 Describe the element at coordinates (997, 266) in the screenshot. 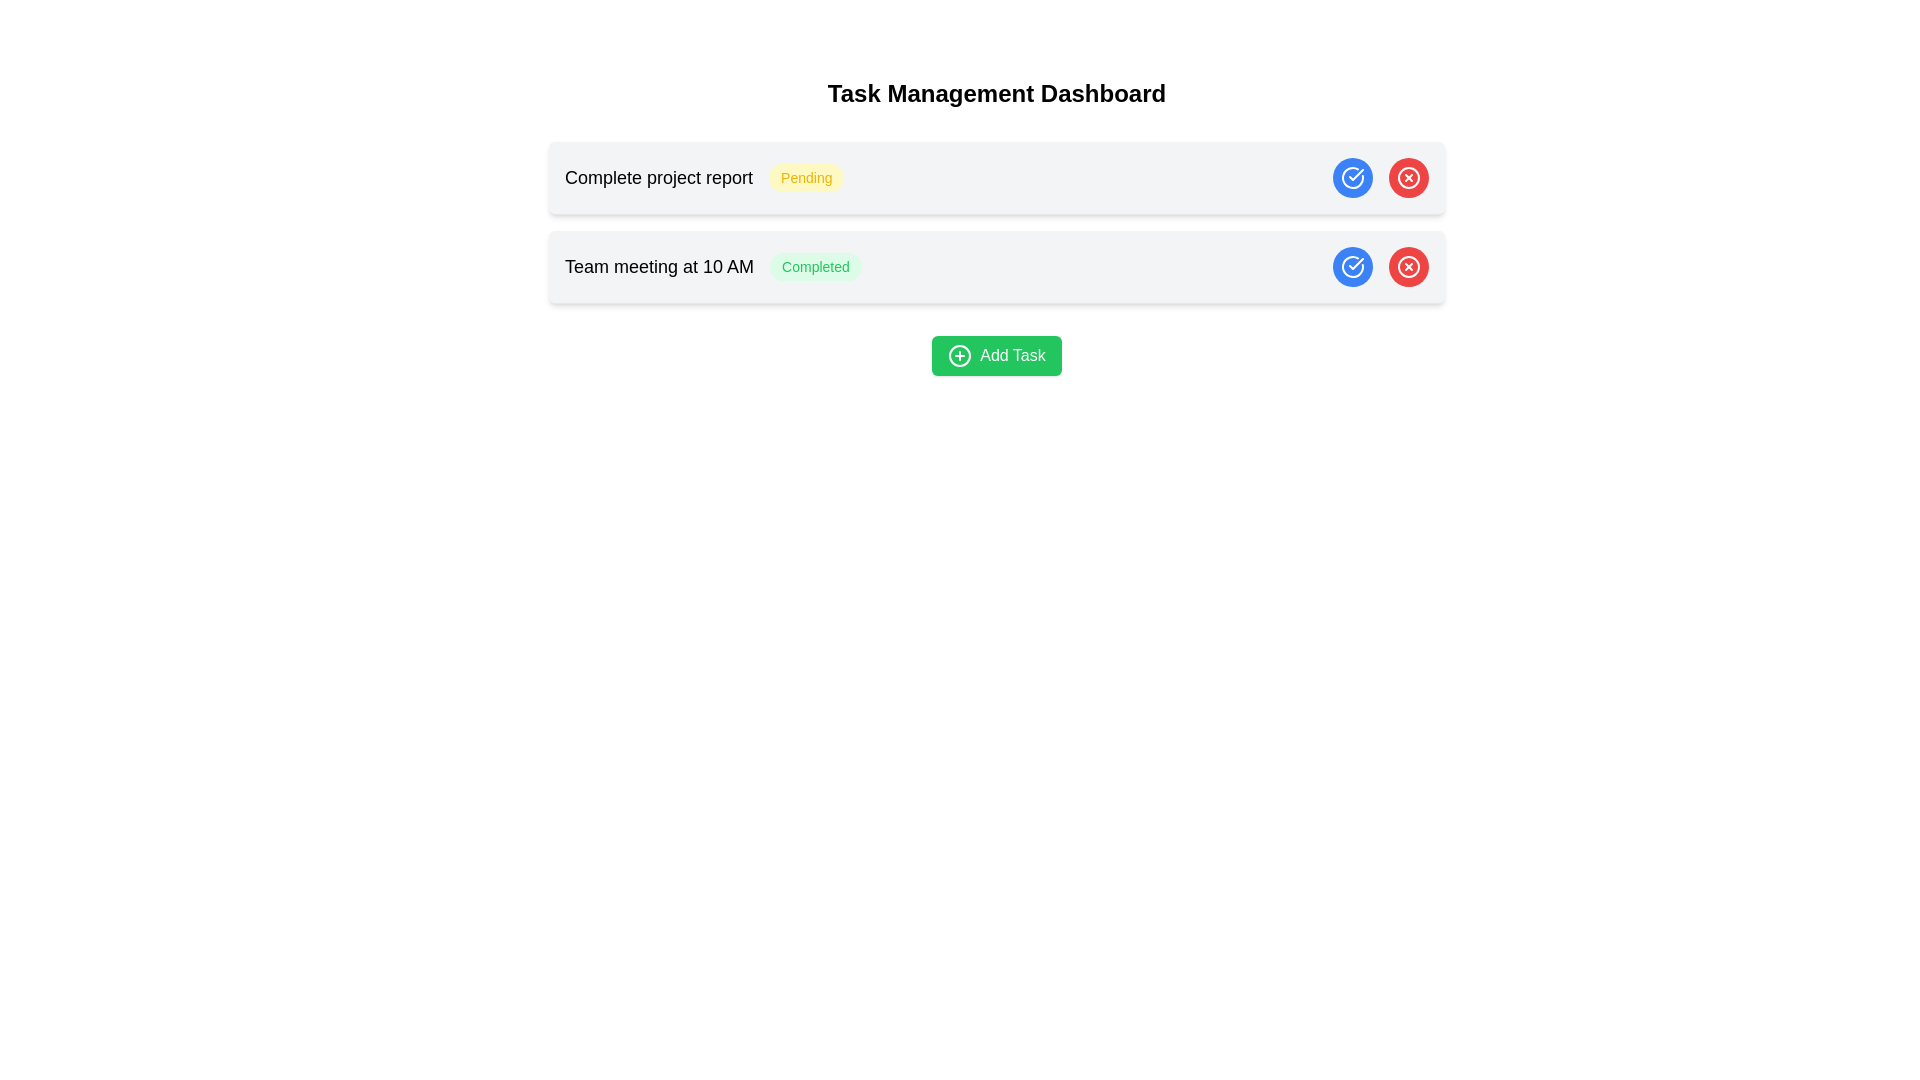

I see `the Task card labeled 'Team meeting at 10 AM' which is the second card in a vertical list` at that location.